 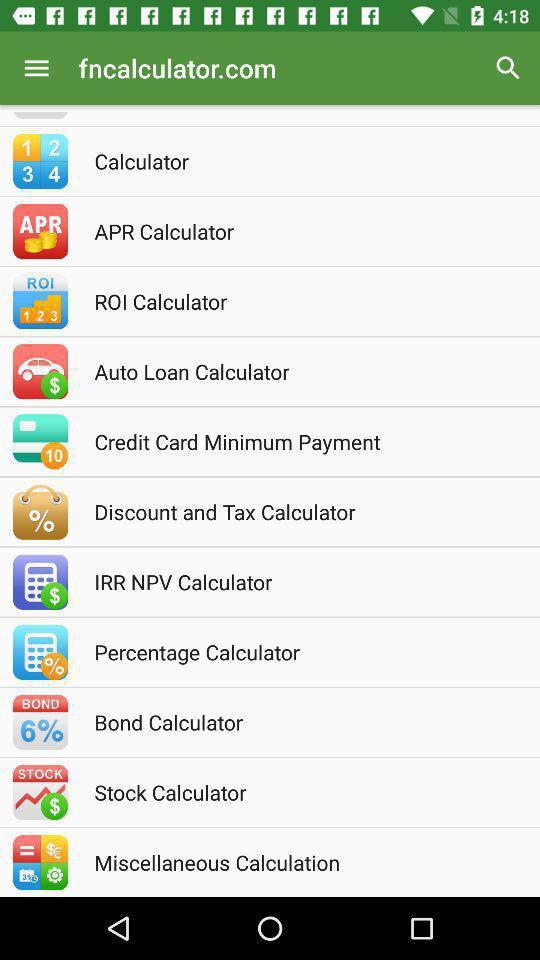 What do you see at coordinates (296, 510) in the screenshot?
I see `discount and tax item` at bounding box center [296, 510].